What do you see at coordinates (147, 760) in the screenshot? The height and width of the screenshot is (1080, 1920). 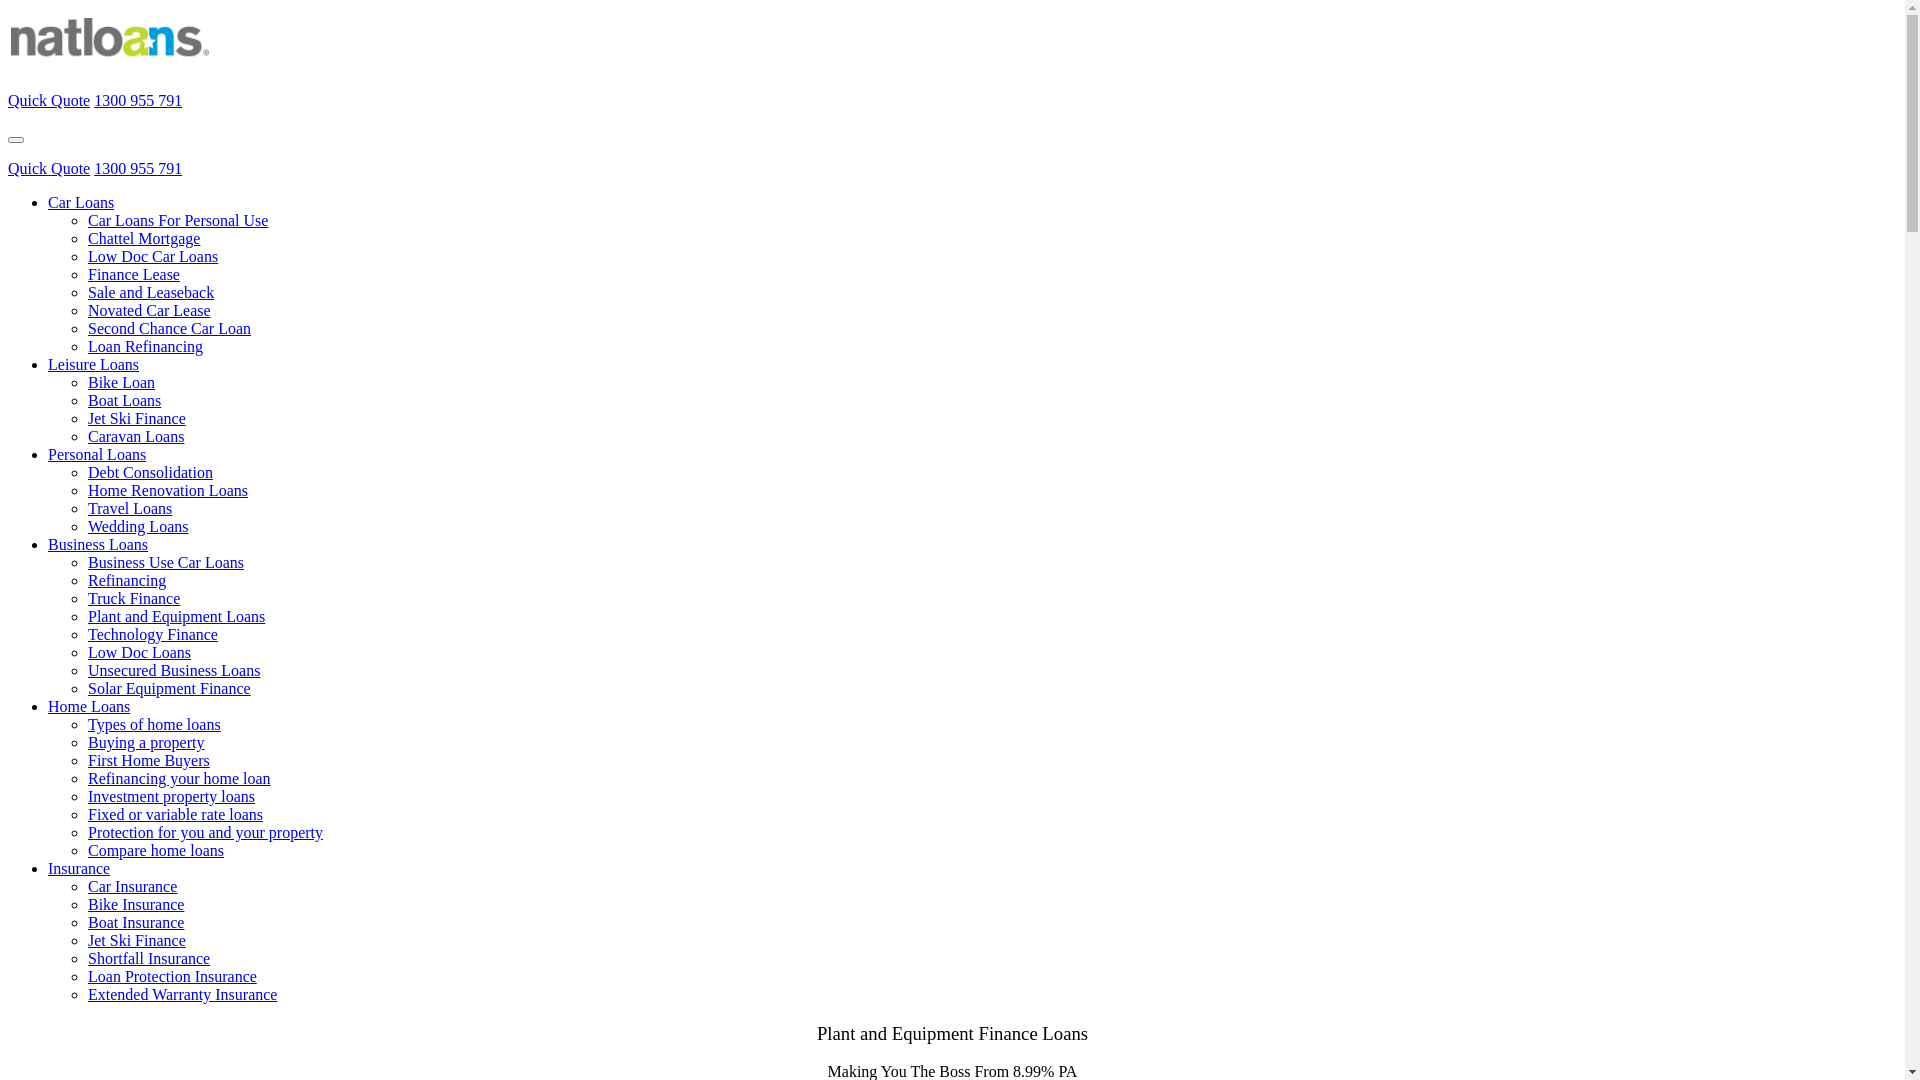 I see `'First Home Buyers'` at bounding box center [147, 760].